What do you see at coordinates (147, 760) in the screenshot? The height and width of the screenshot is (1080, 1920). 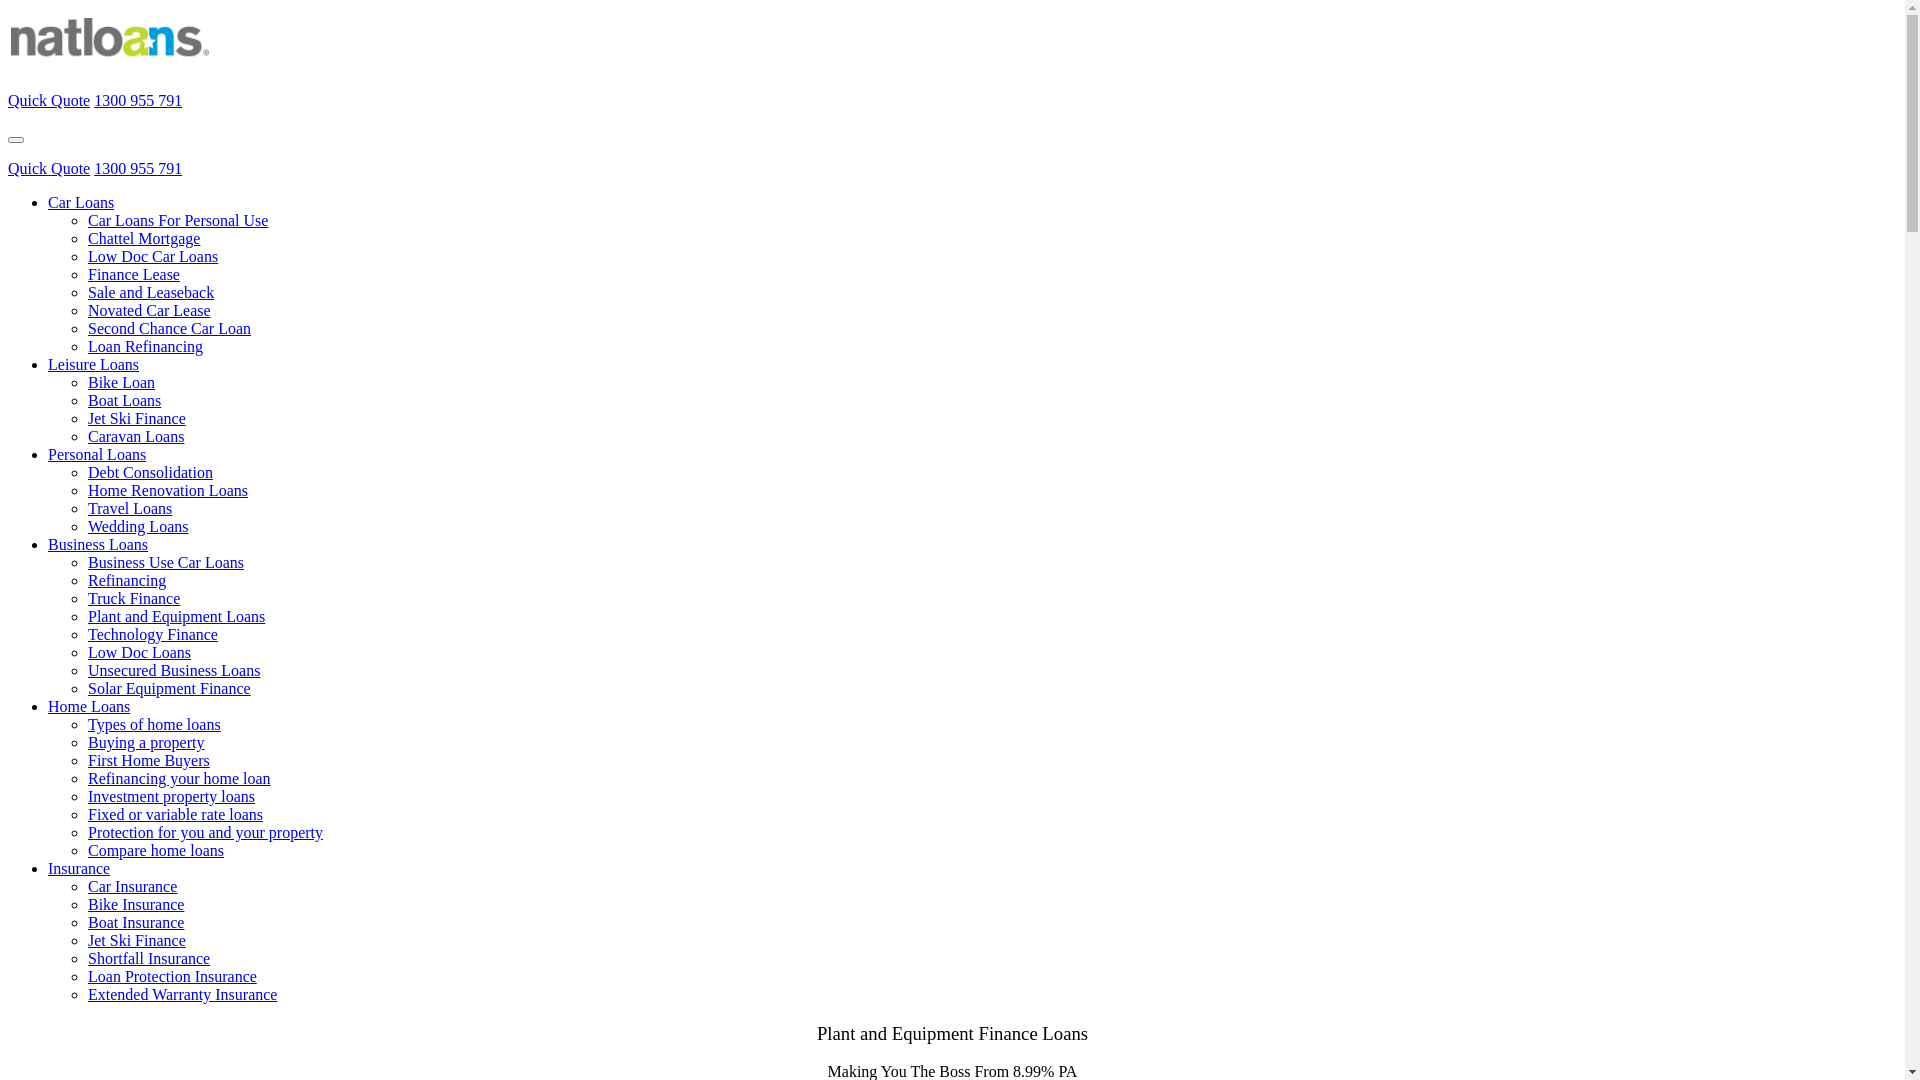 I see `'First Home Buyers'` at bounding box center [147, 760].